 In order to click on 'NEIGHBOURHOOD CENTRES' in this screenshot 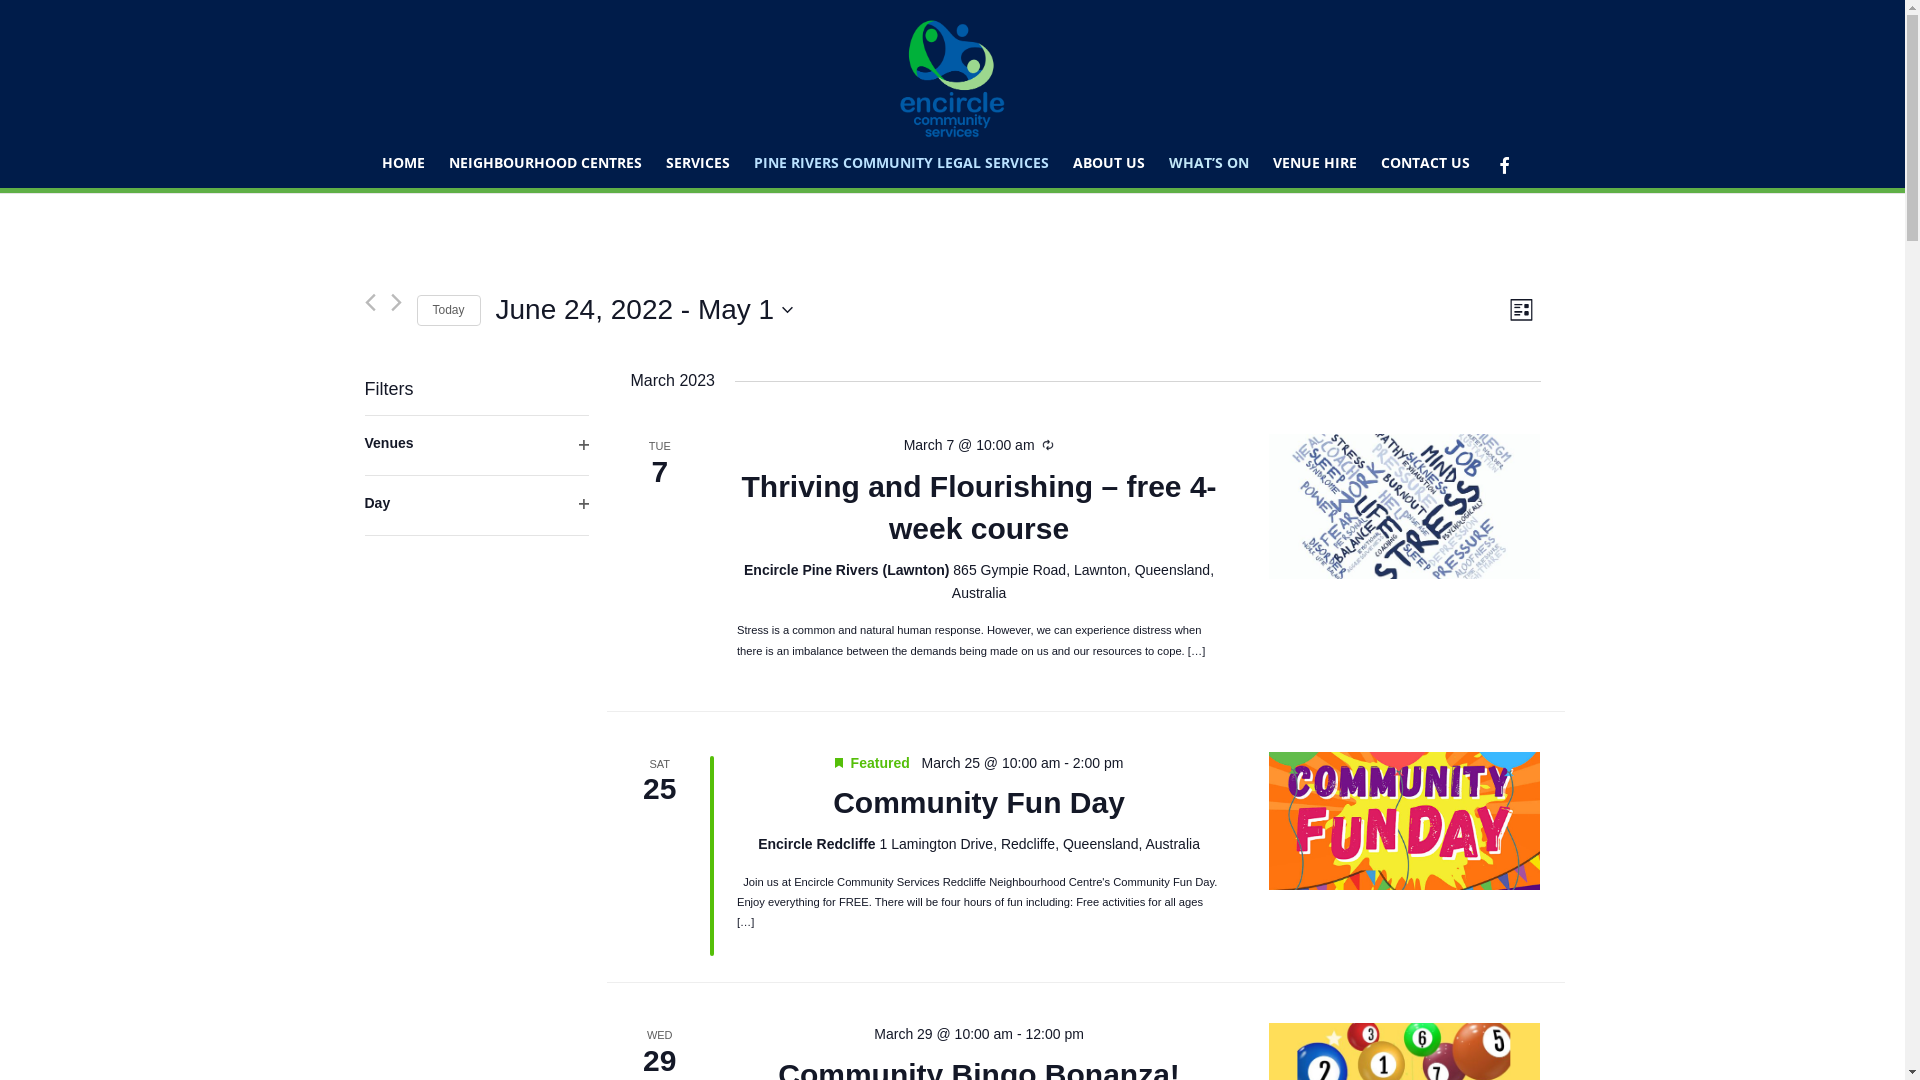, I will do `click(544, 161)`.